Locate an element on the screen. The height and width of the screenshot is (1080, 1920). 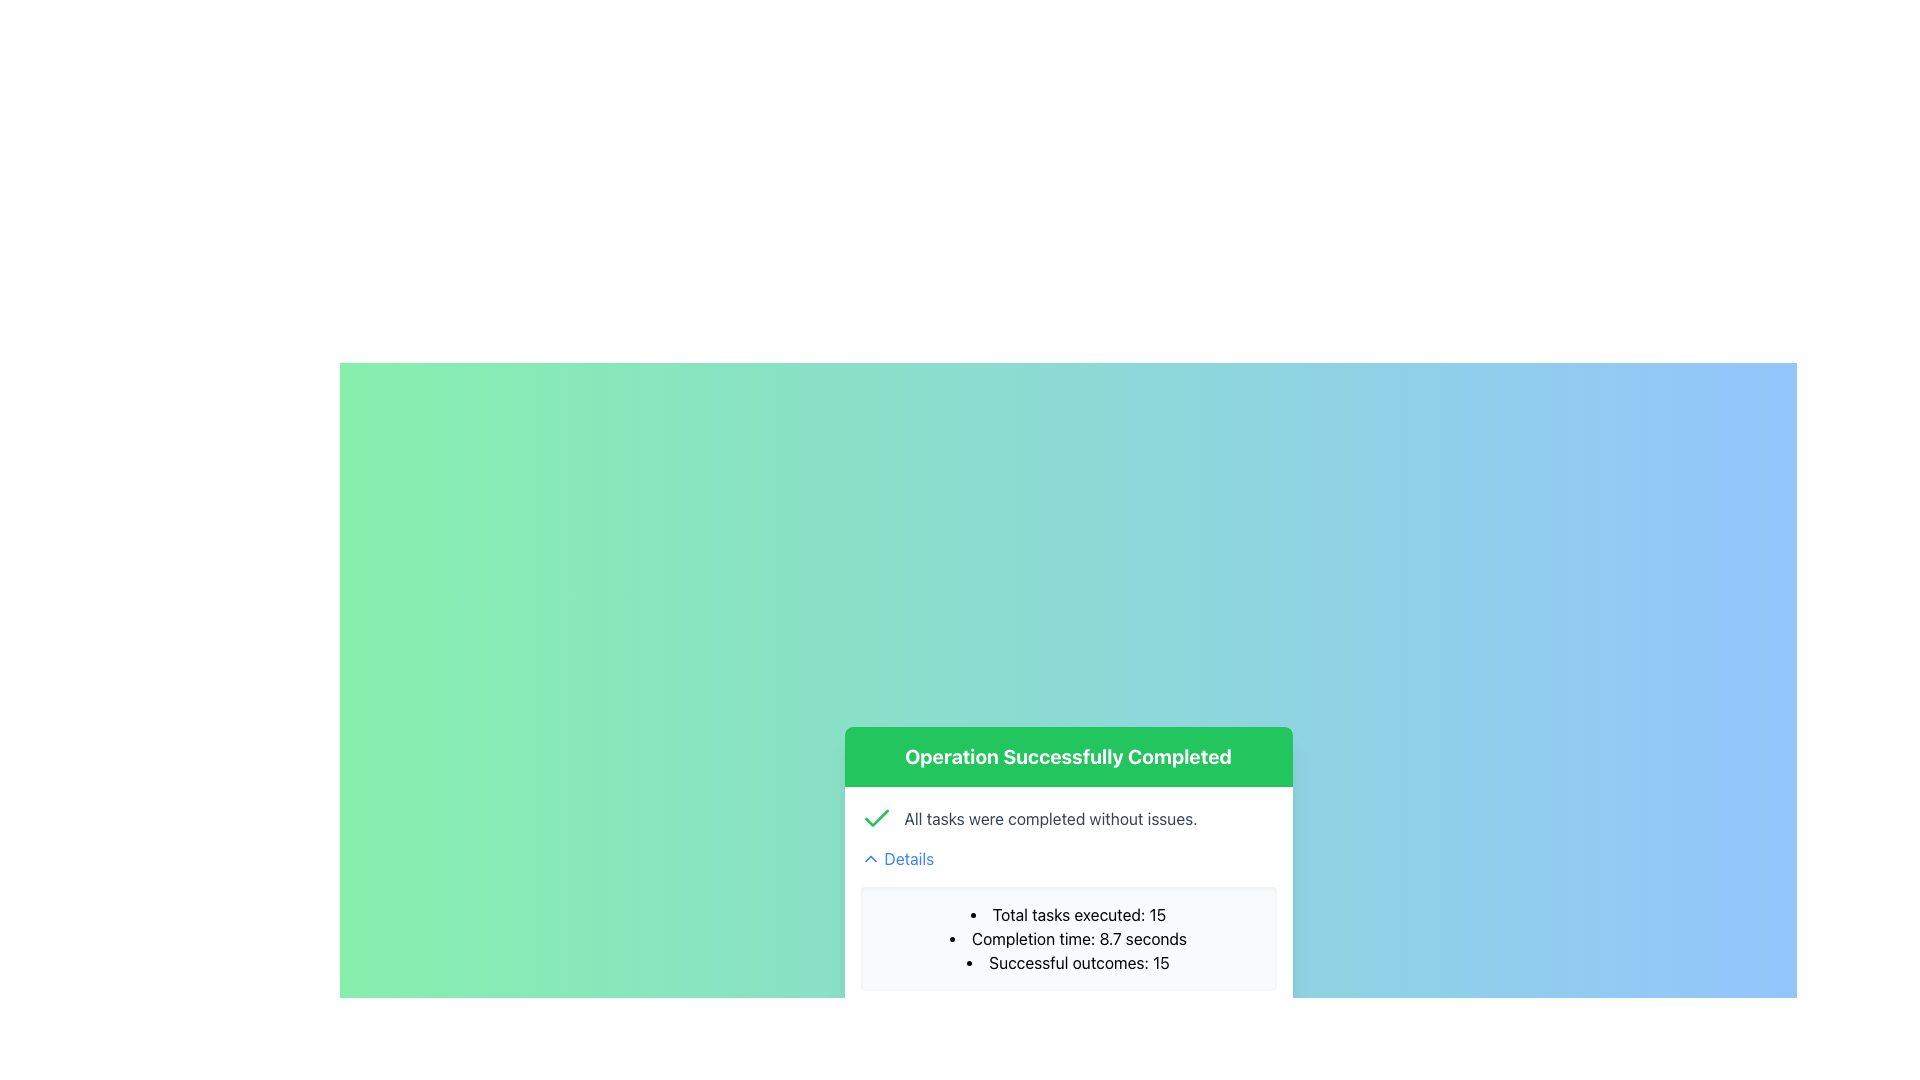
the status message indicating that all tasks have been successfully completed, located under the 'Operation Successfully Completed' header and next to the green checkmark icon is located at coordinates (1050, 818).